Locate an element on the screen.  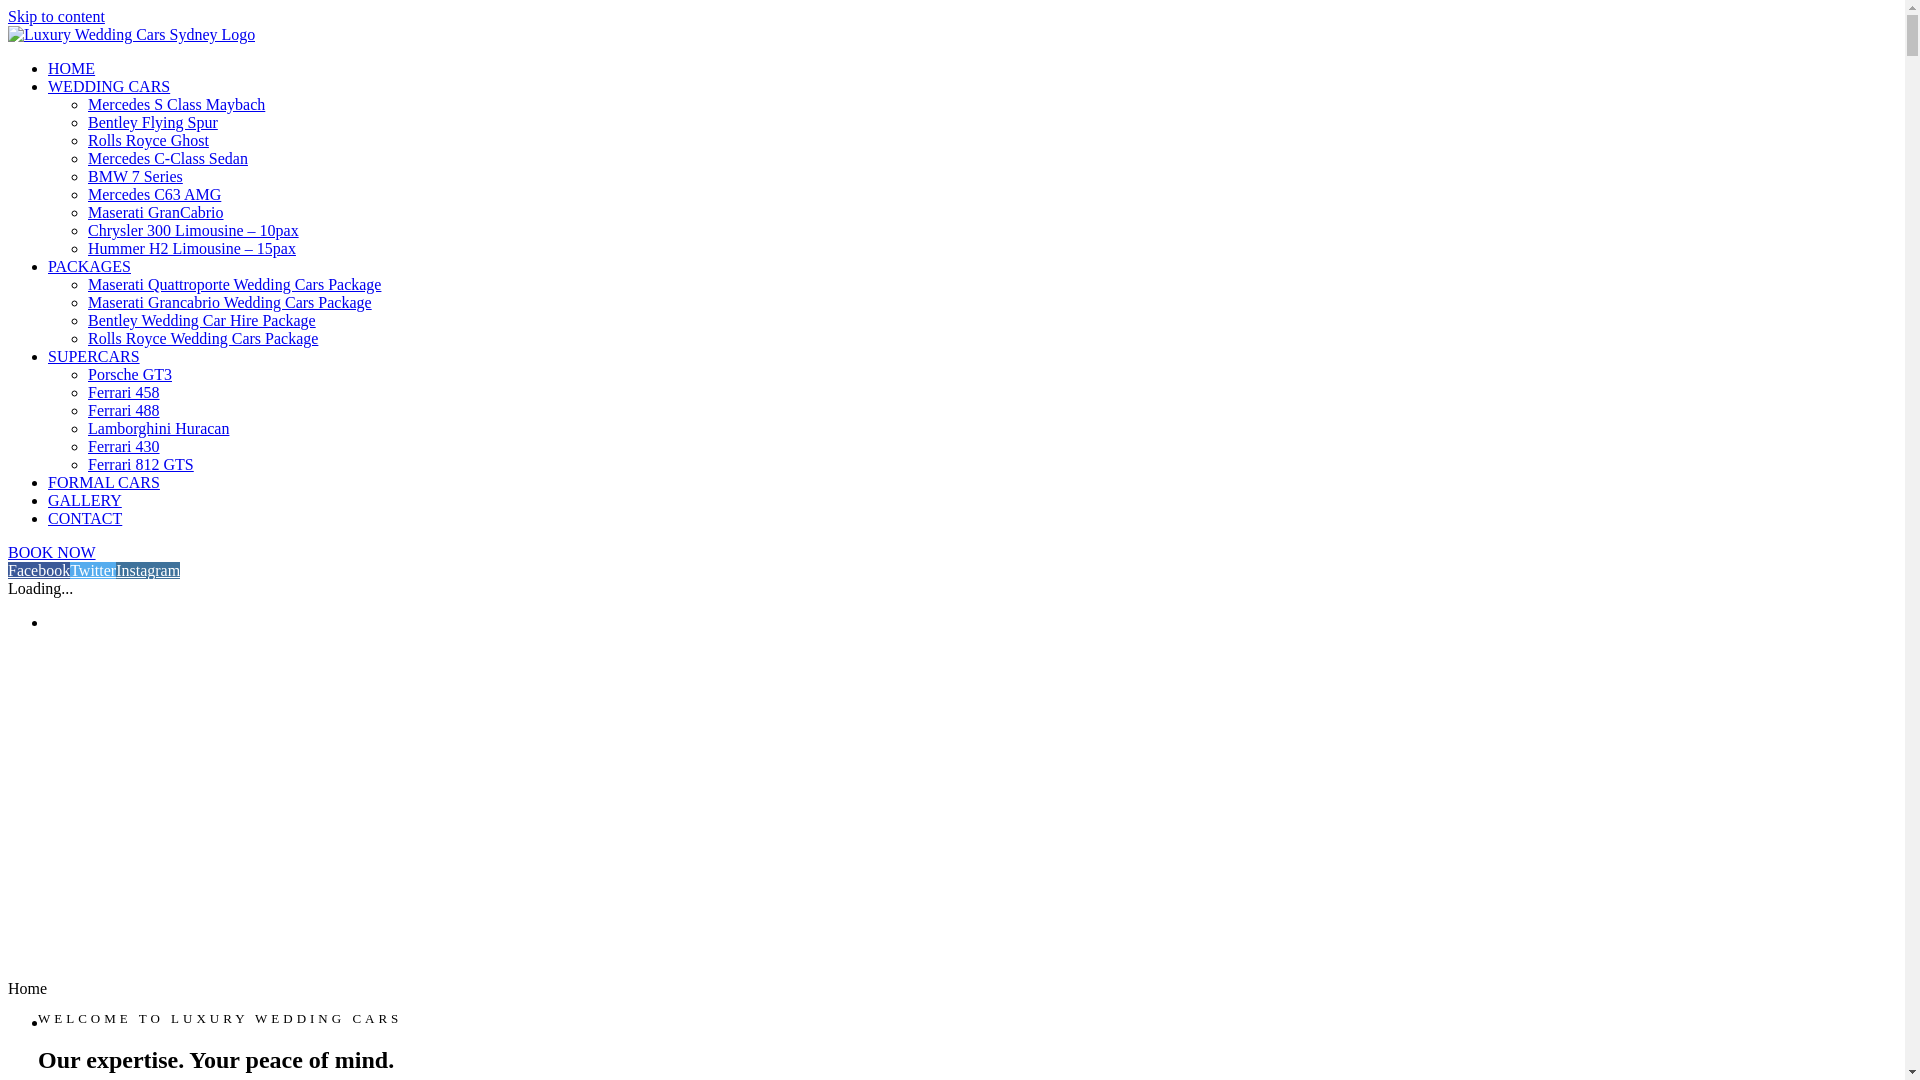
'Twitter' is located at coordinates (91, 570).